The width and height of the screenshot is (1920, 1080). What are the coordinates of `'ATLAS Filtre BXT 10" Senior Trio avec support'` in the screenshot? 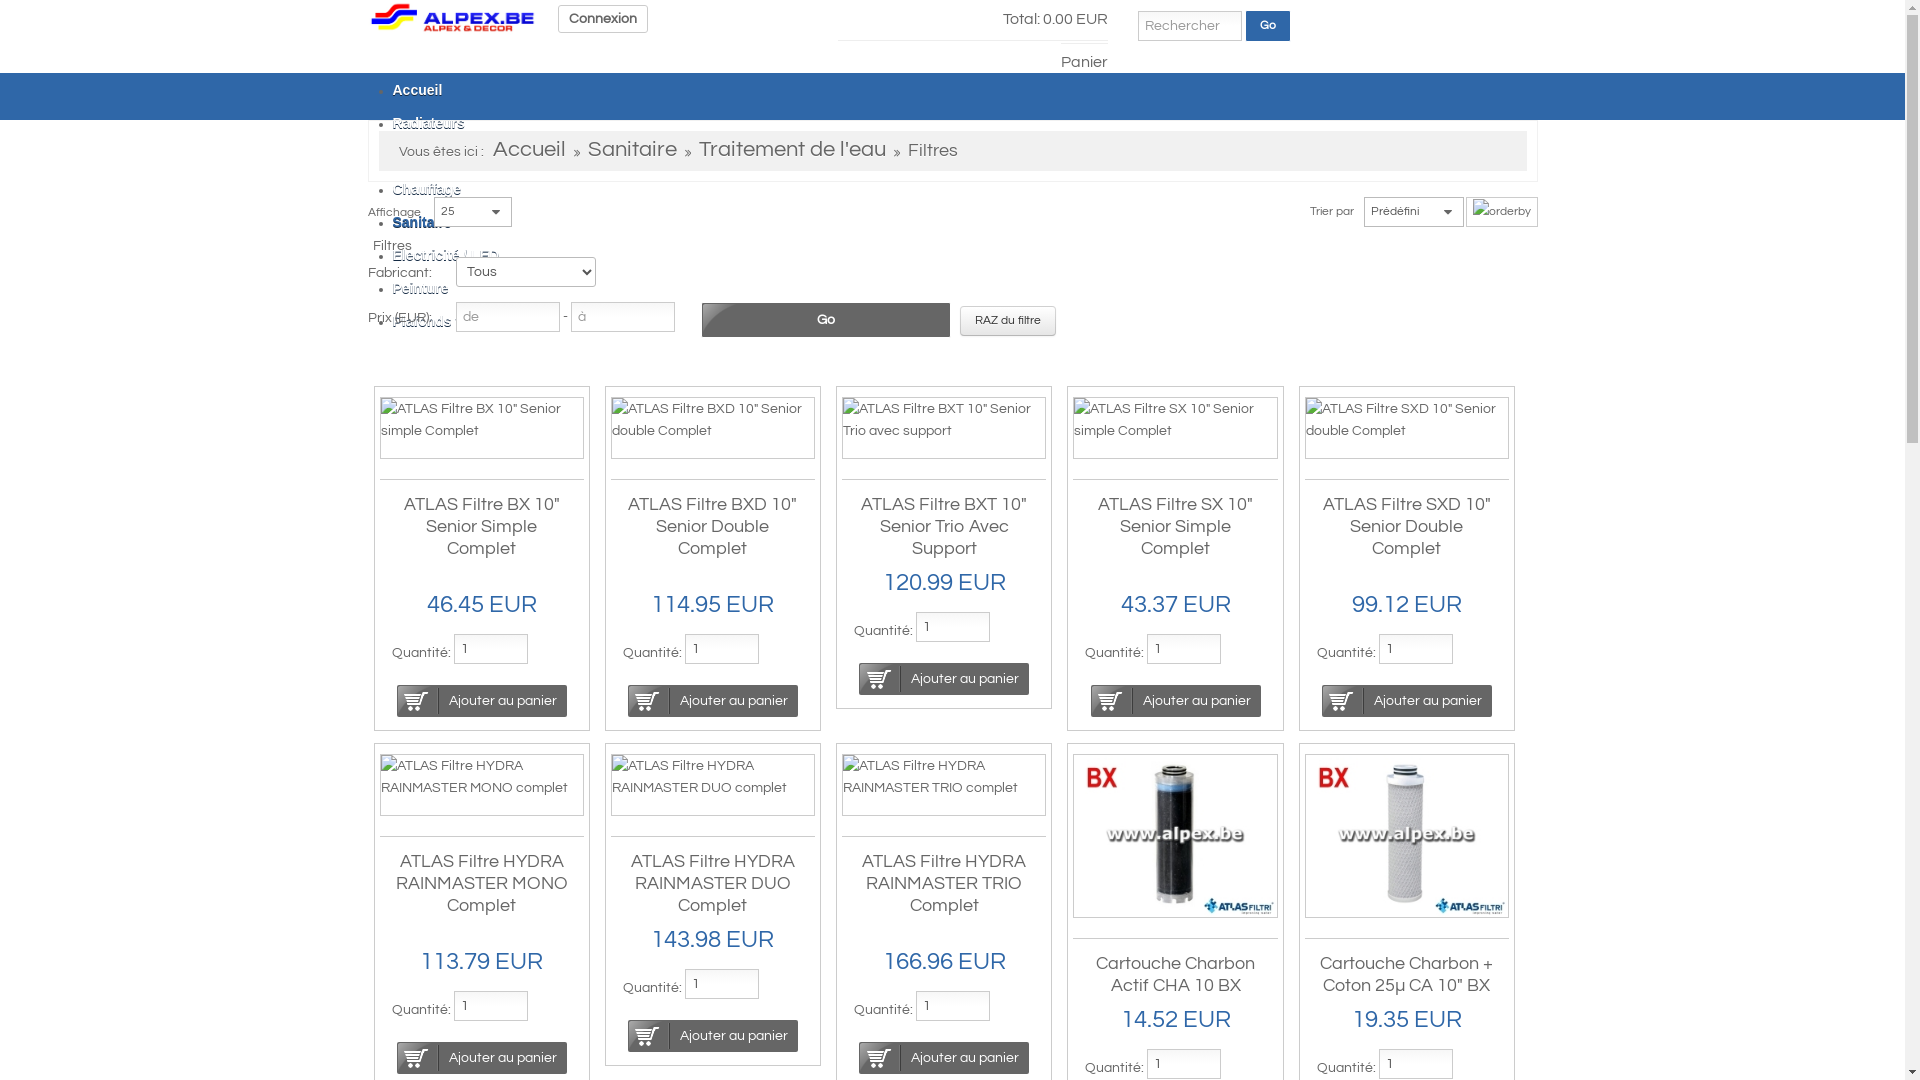 It's located at (843, 419).